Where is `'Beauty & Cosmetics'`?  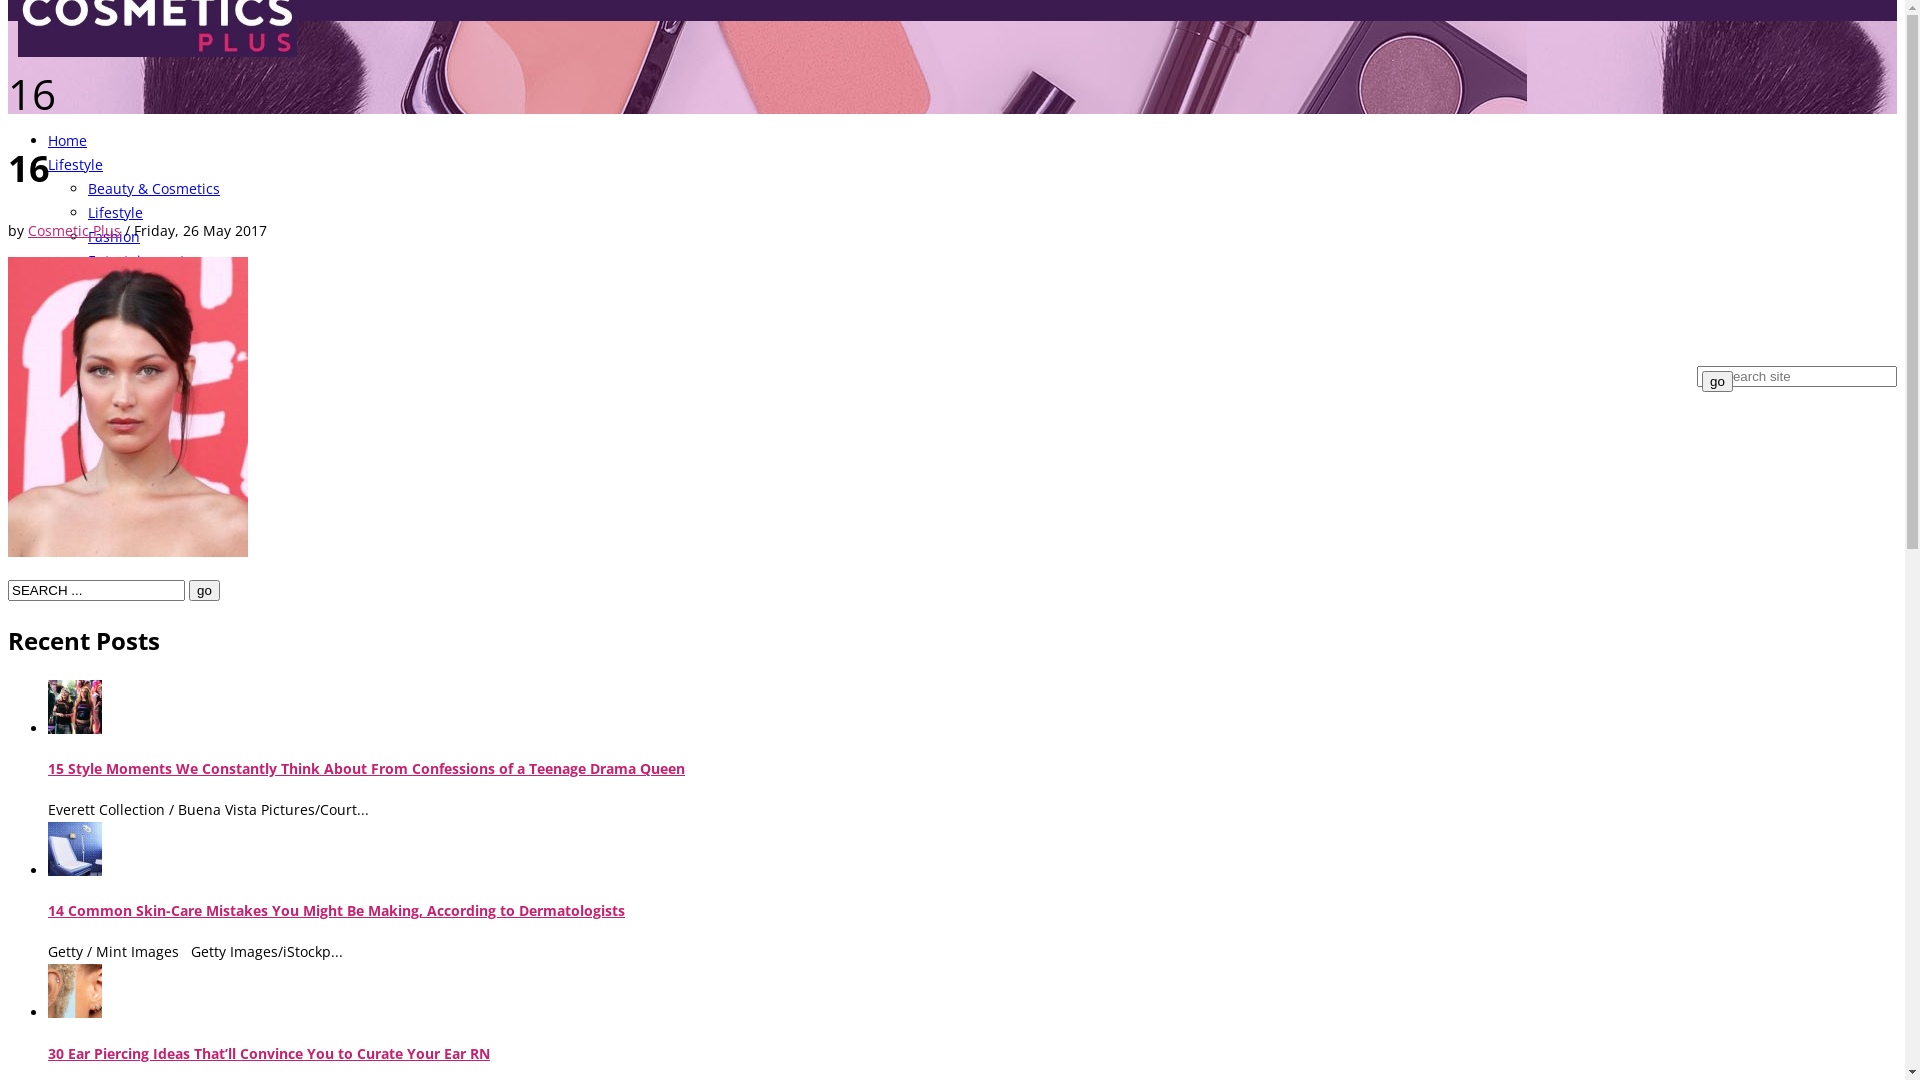 'Beauty & Cosmetics' is located at coordinates (152, 188).